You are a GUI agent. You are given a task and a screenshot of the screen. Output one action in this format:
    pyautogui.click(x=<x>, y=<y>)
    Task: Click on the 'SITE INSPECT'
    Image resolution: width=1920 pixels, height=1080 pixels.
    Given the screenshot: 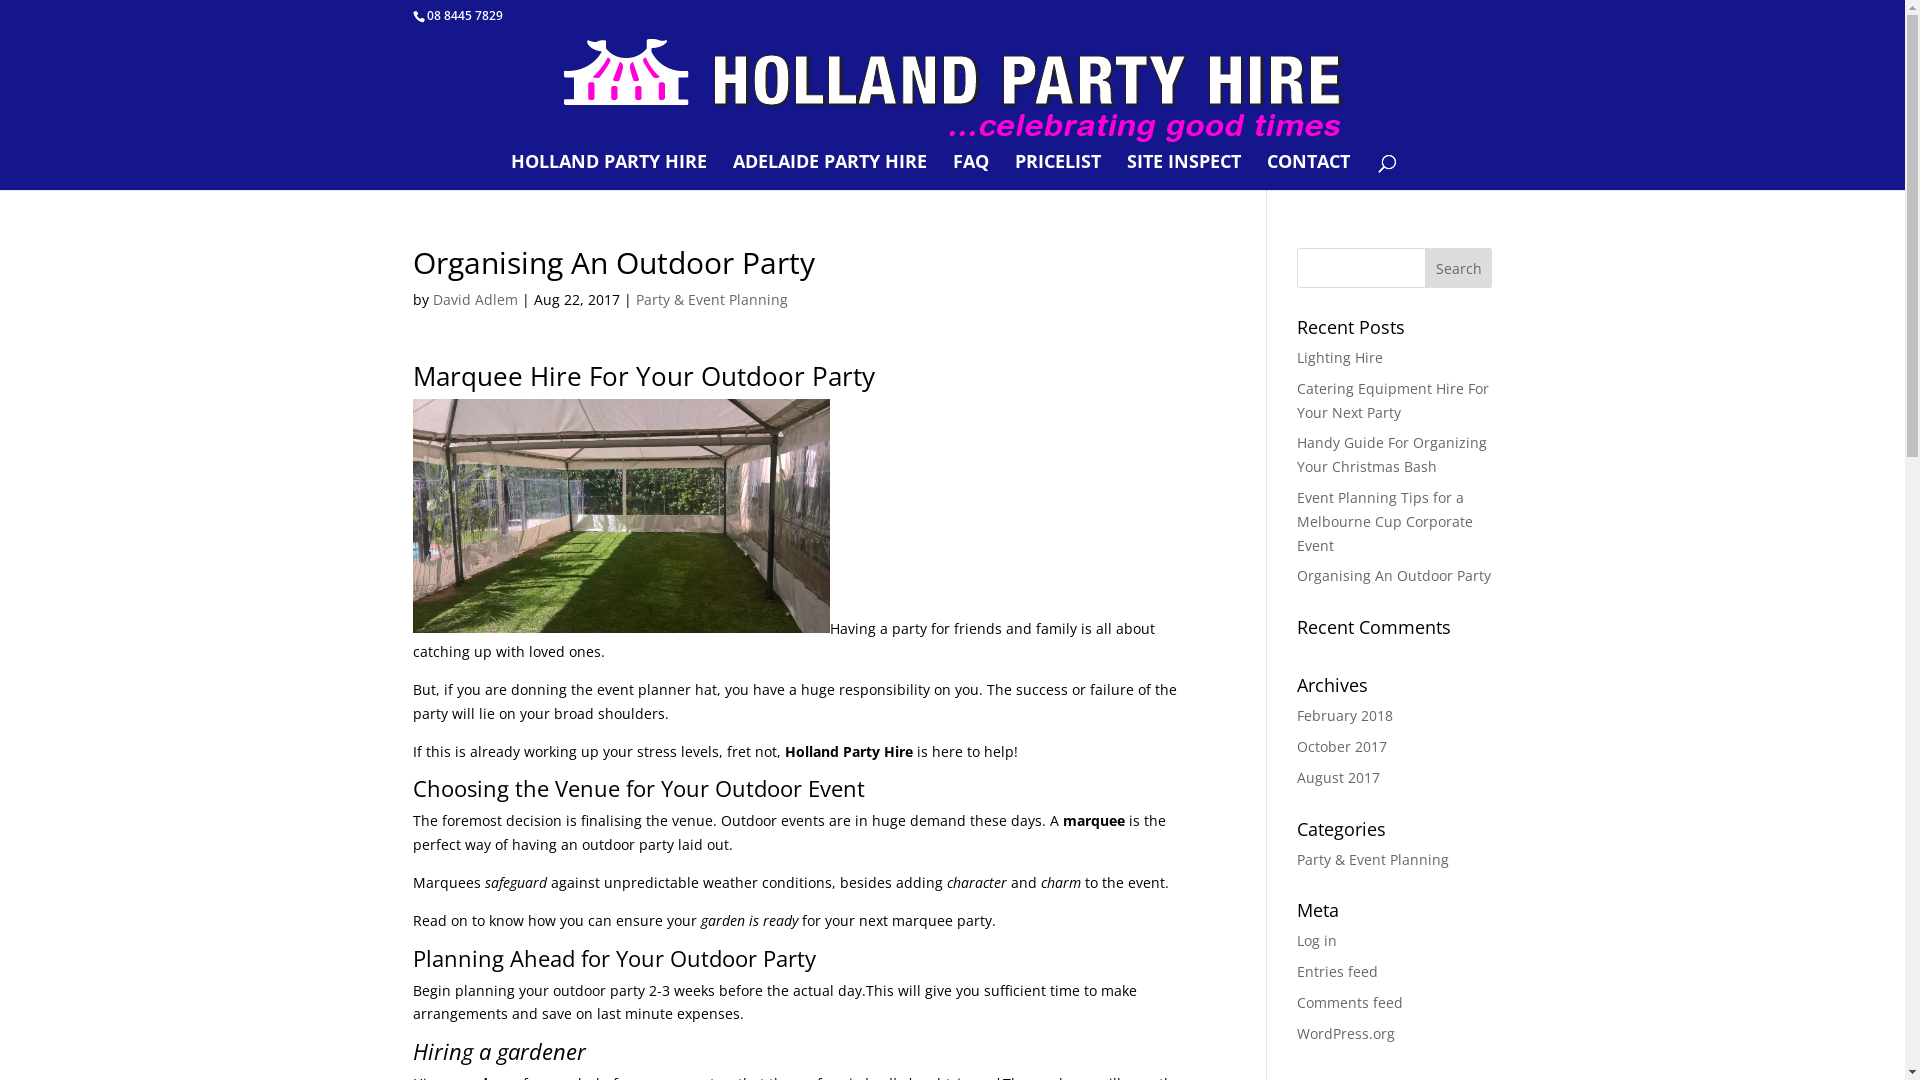 What is the action you would take?
    pyautogui.click(x=1184, y=171)
    